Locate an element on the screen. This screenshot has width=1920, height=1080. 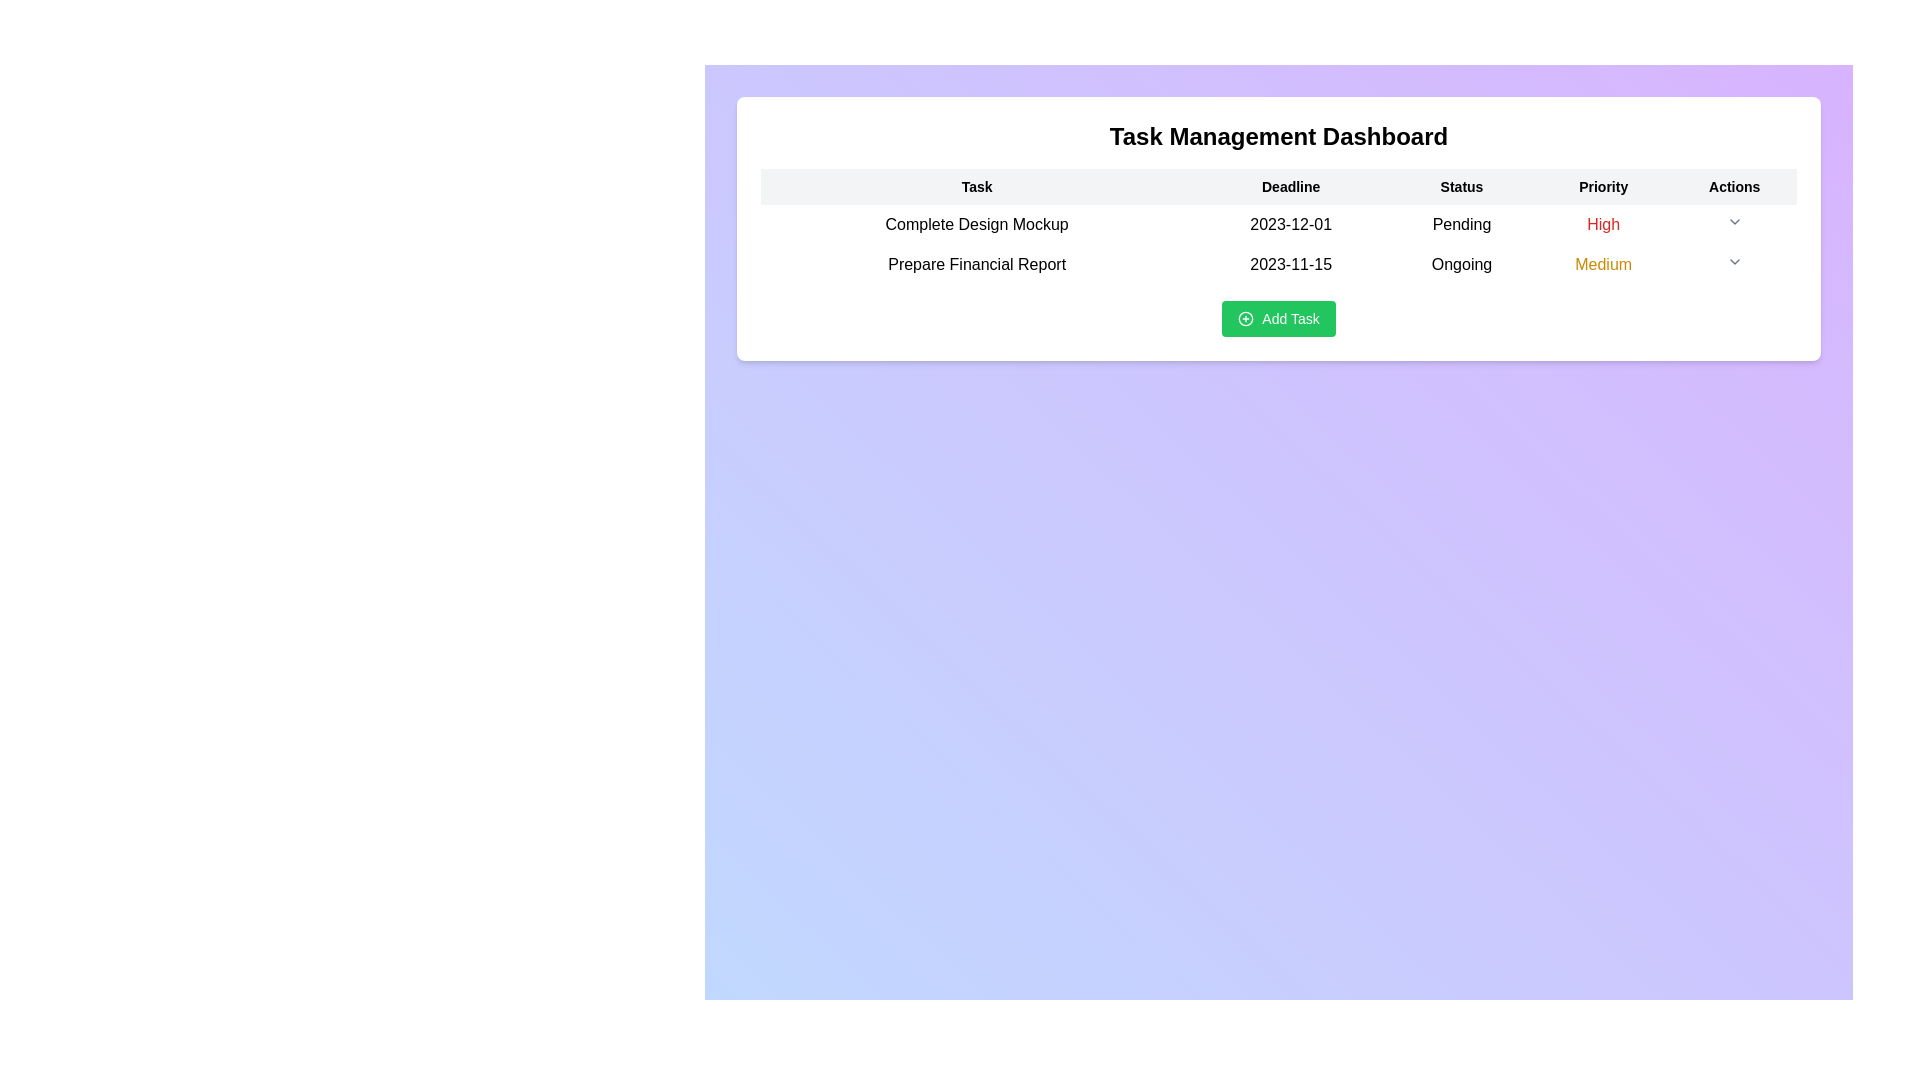
the Dropdown toggle icon located at the far-right end of the row labeled 'Prepare Financial Report' under the 'Actions' column is located at coordinates (1733, 264).